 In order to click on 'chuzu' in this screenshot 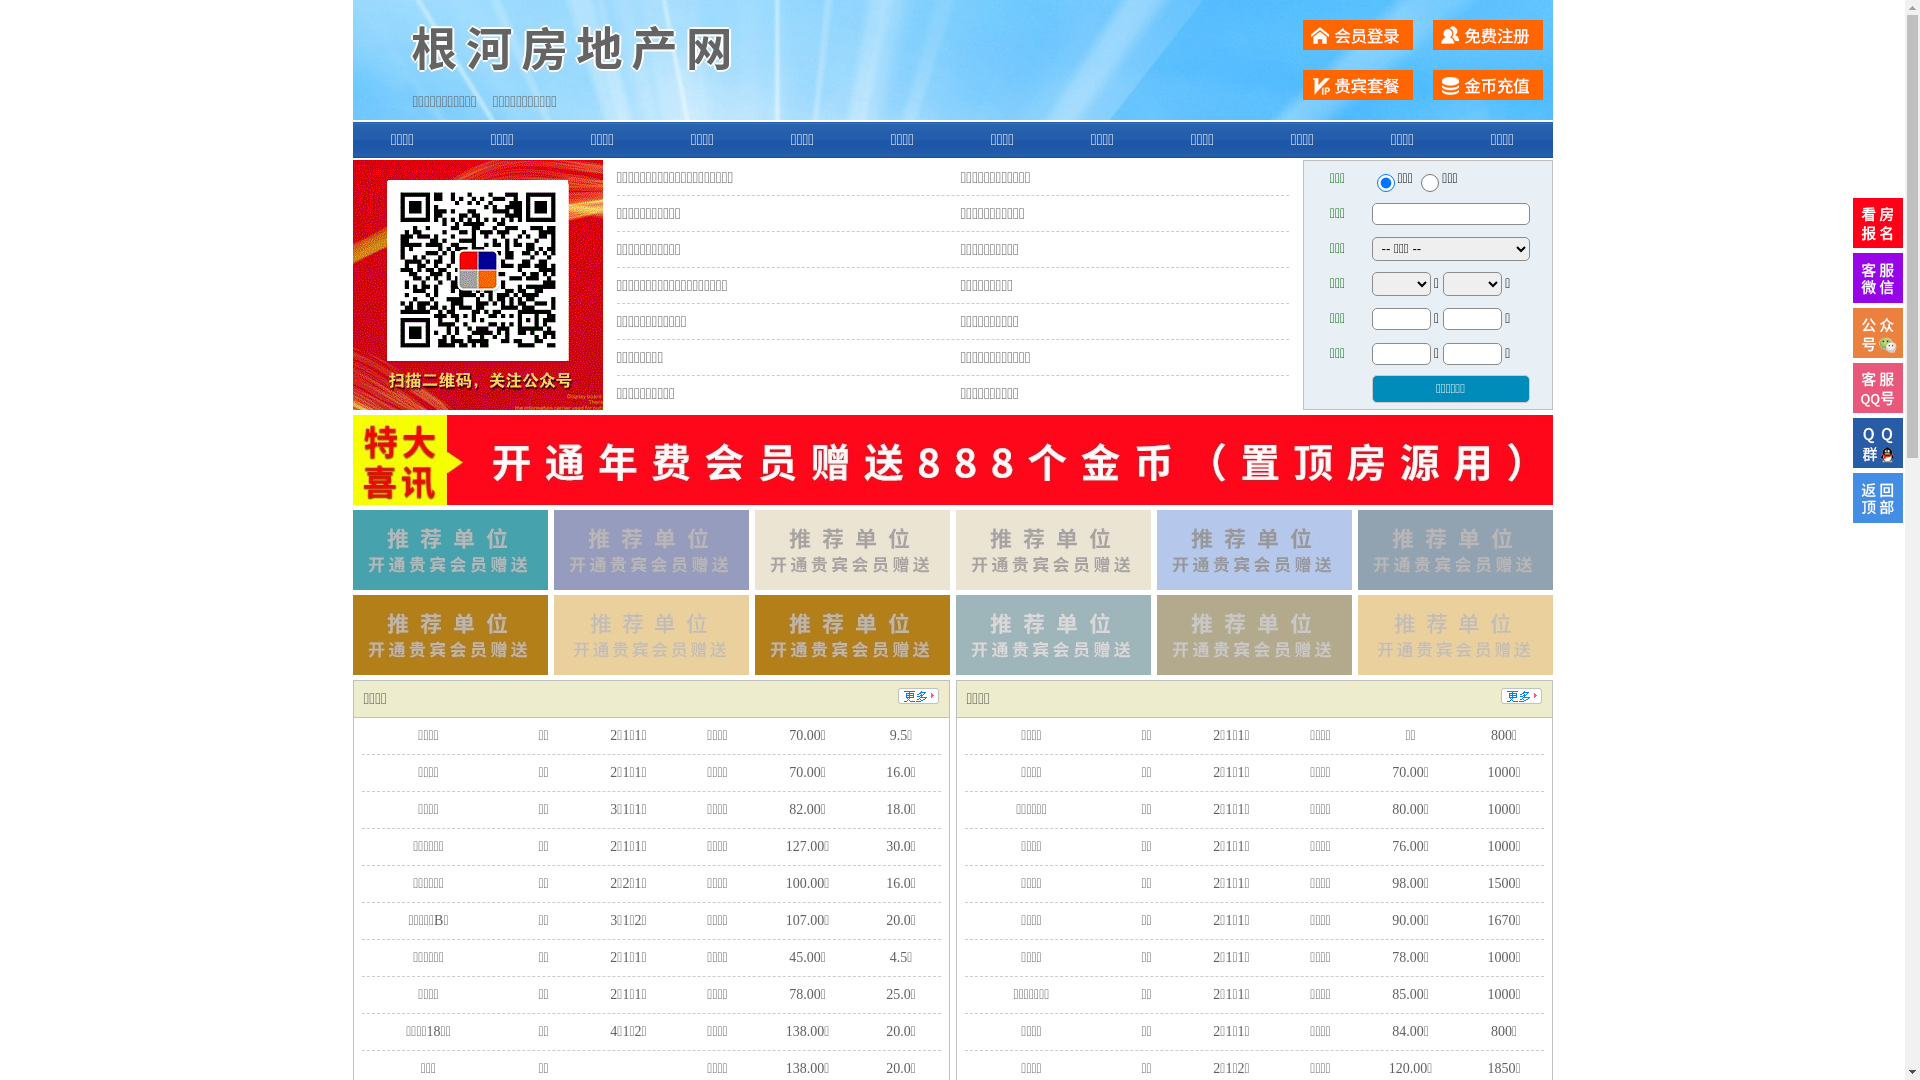, I will do `click(1419, 182)`.